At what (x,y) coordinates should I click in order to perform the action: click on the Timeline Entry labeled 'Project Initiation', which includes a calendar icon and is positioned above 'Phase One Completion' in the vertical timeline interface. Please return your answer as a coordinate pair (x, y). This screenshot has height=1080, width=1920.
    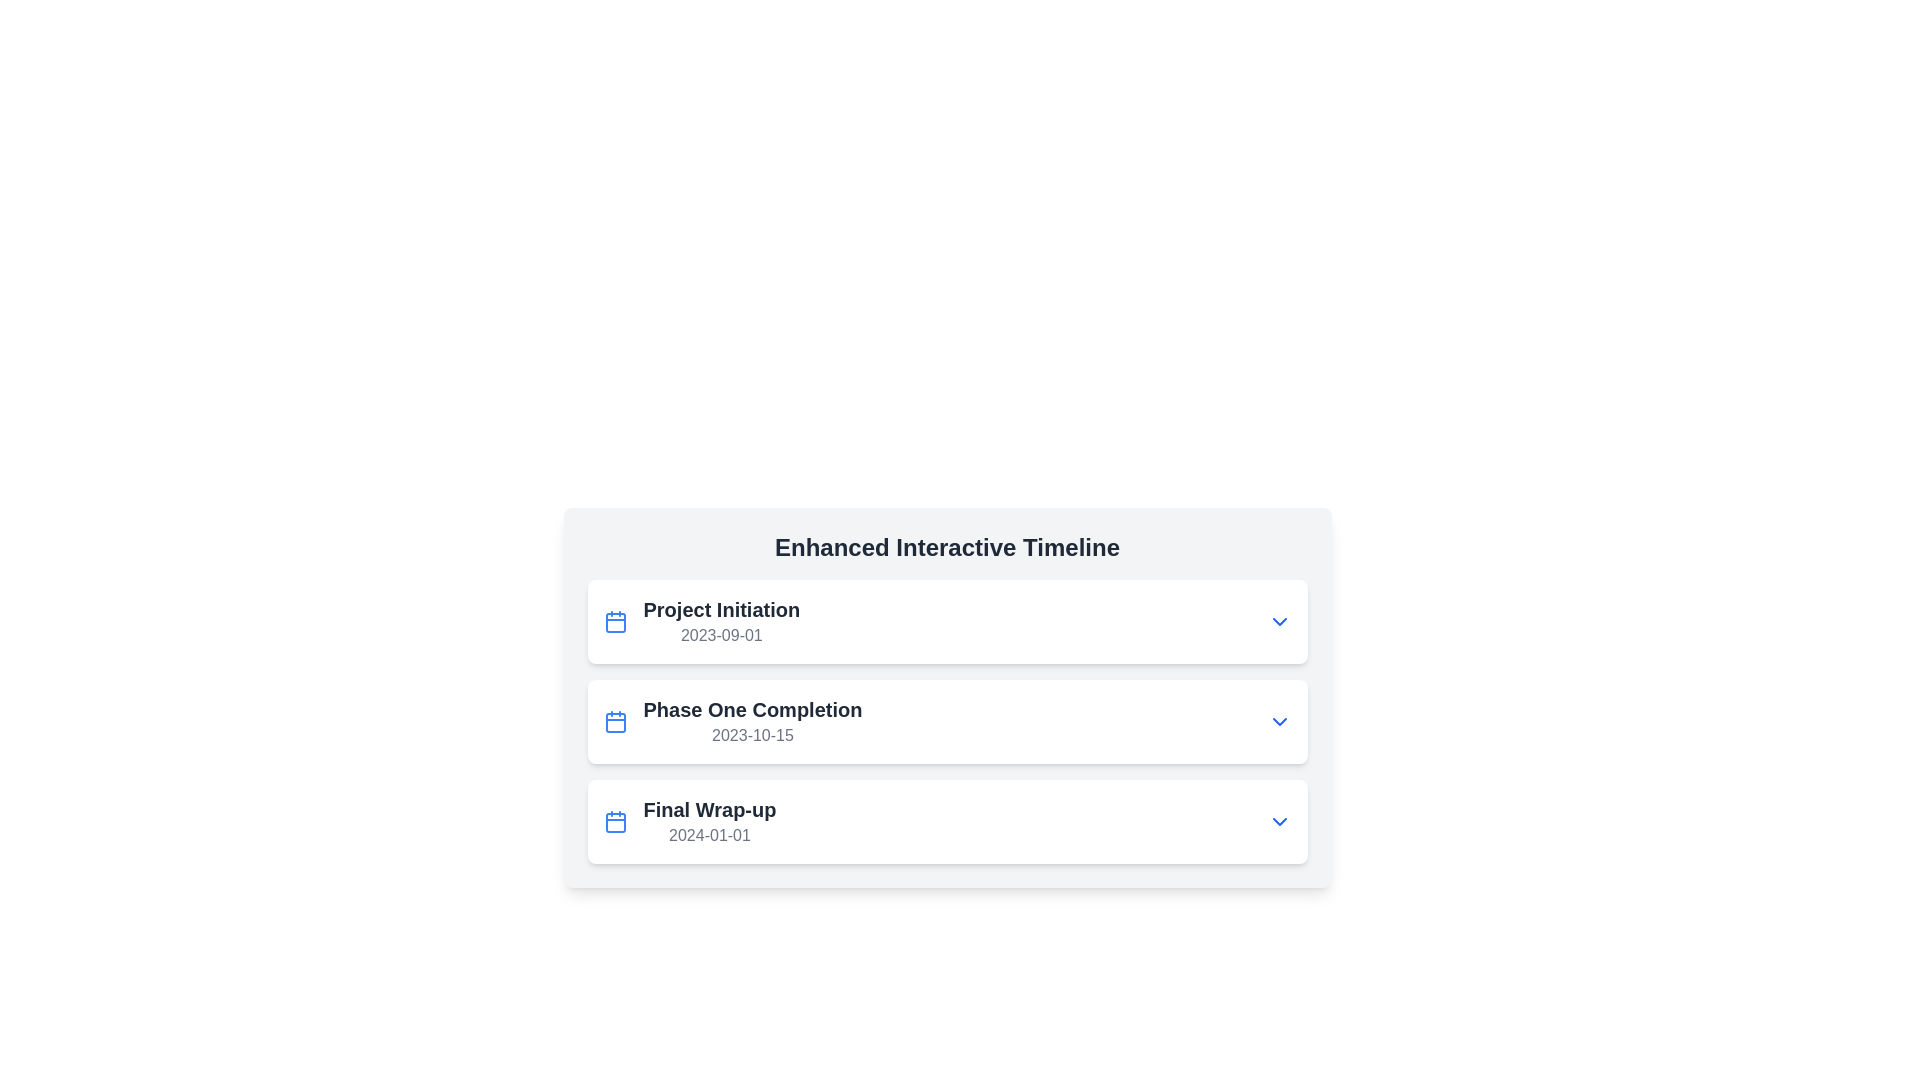
    Looking at the image, I should click on (701, 620).